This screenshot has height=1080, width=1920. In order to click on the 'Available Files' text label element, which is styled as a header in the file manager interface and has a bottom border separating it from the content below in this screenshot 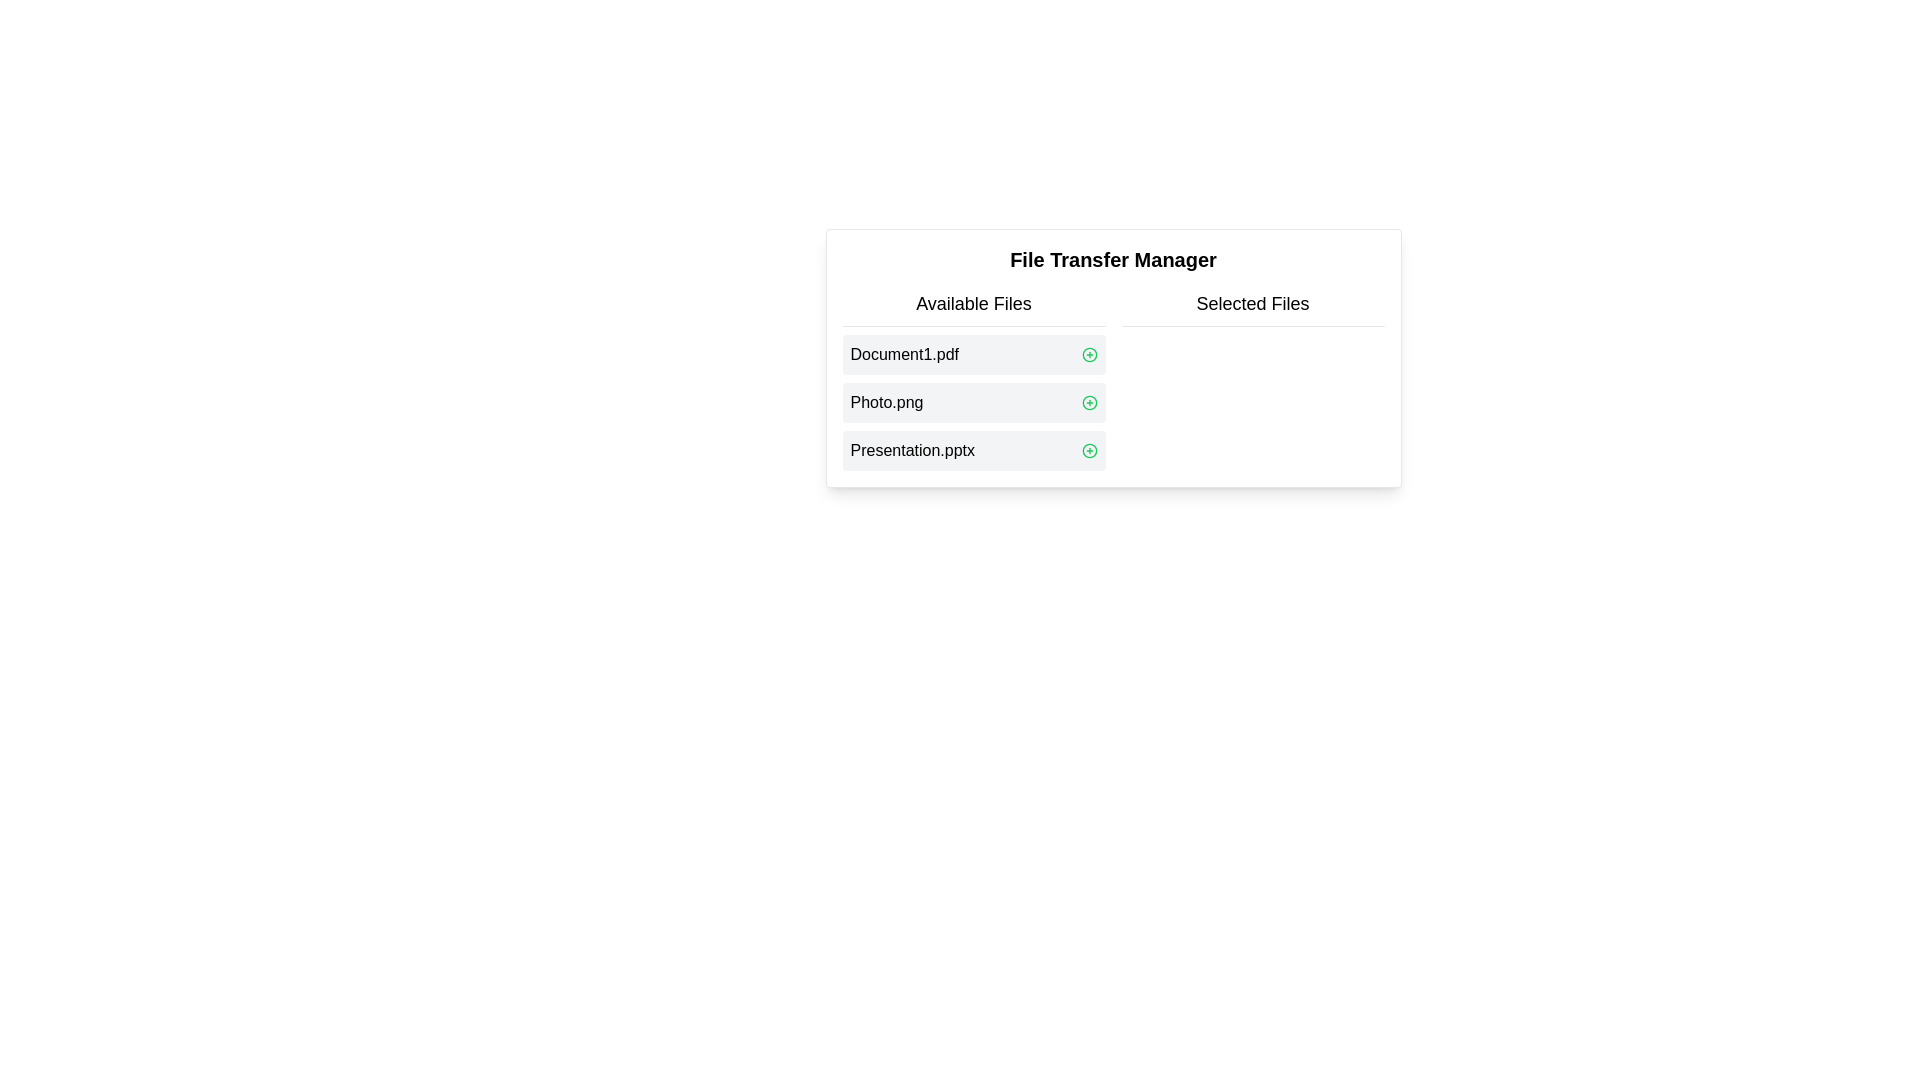, I will do `click(974, 308)`.